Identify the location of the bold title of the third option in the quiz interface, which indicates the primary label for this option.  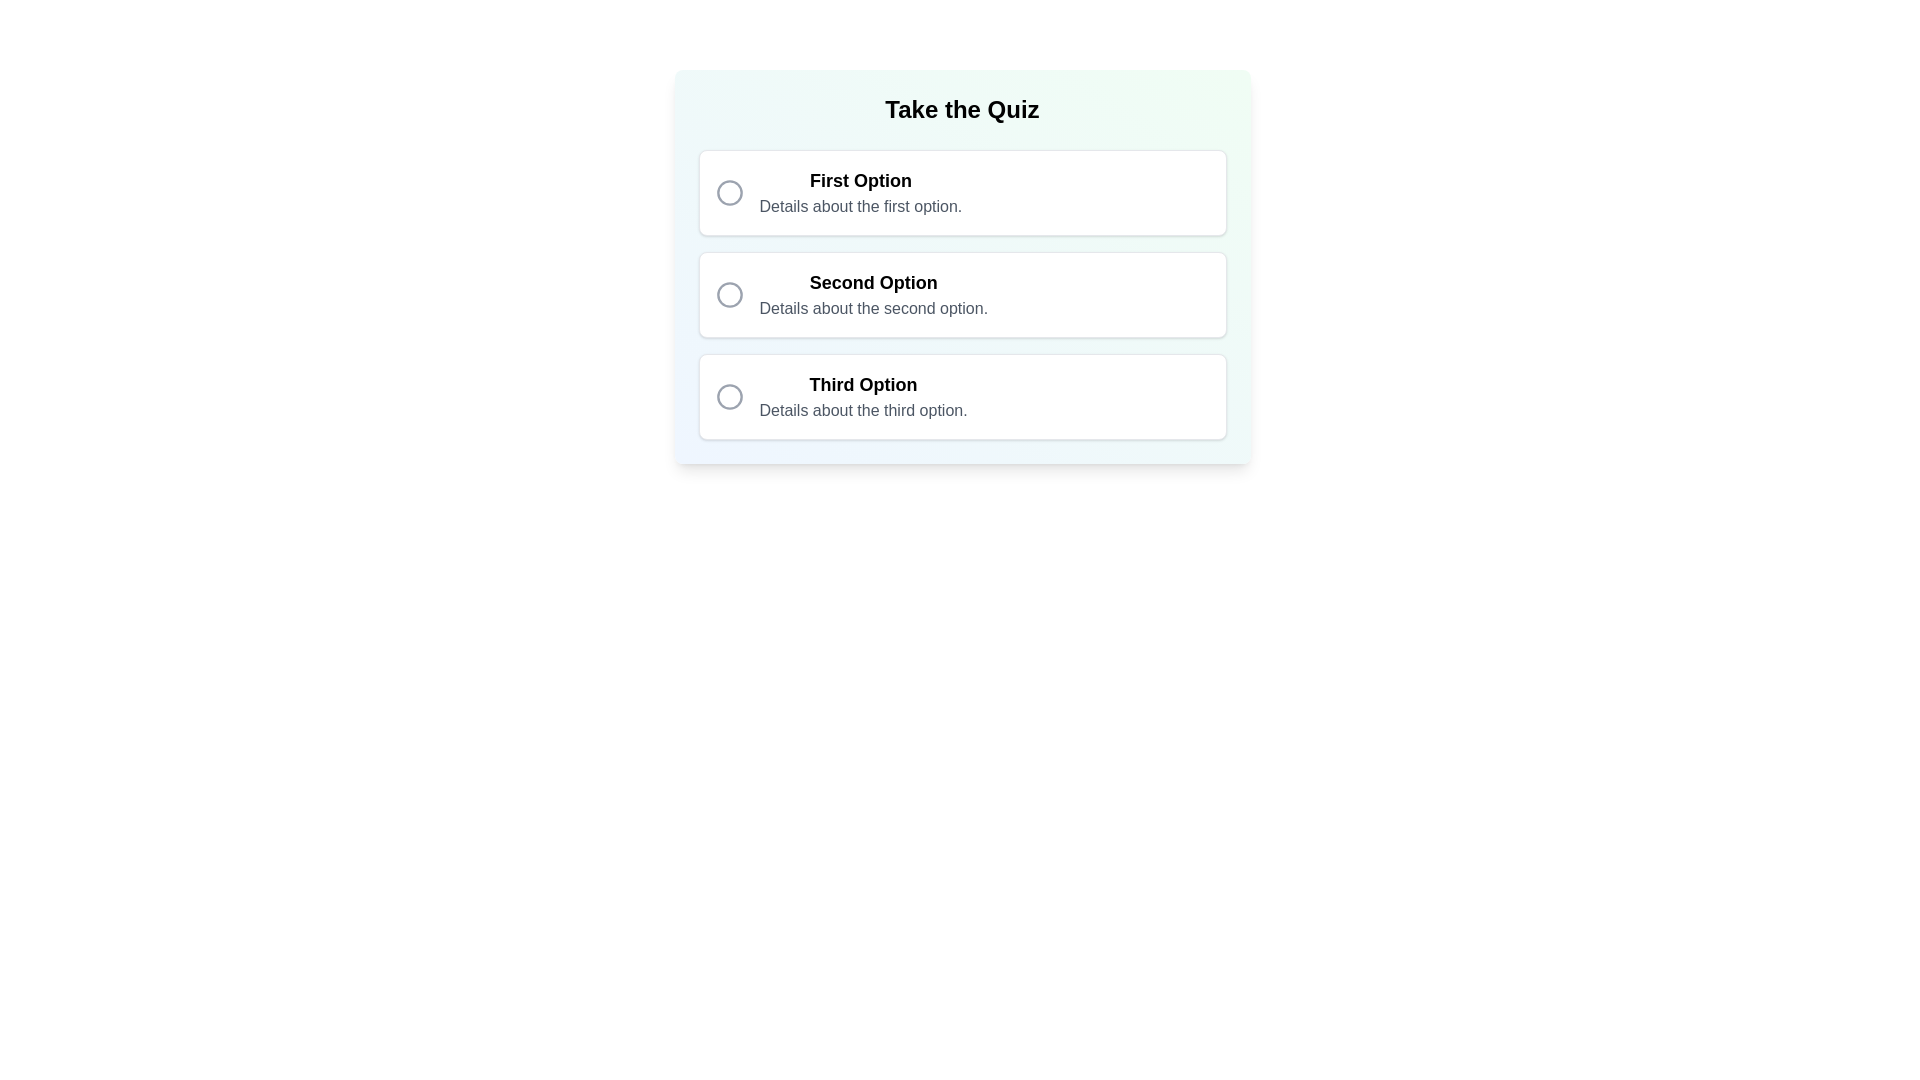
(863, 385).